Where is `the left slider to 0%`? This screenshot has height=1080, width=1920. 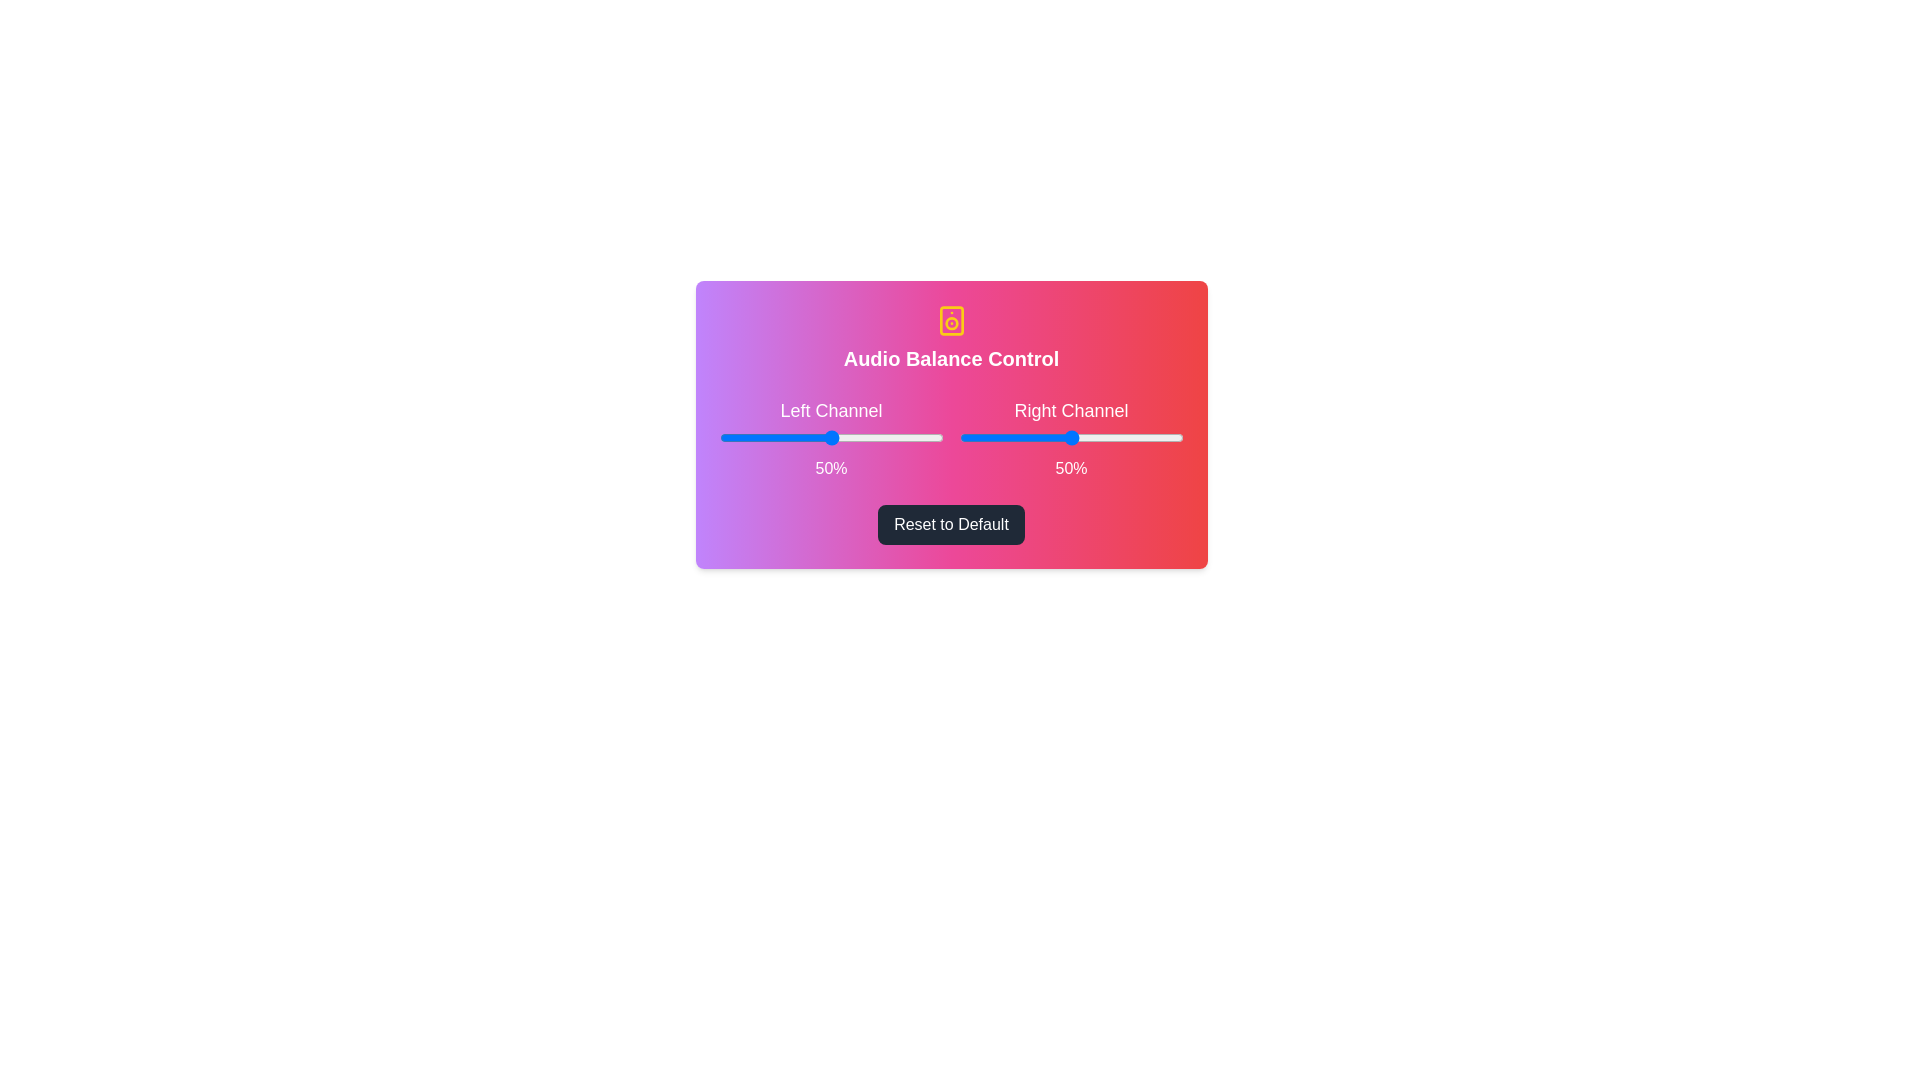 the left slider to 0% is located at coordinates (719, 437).